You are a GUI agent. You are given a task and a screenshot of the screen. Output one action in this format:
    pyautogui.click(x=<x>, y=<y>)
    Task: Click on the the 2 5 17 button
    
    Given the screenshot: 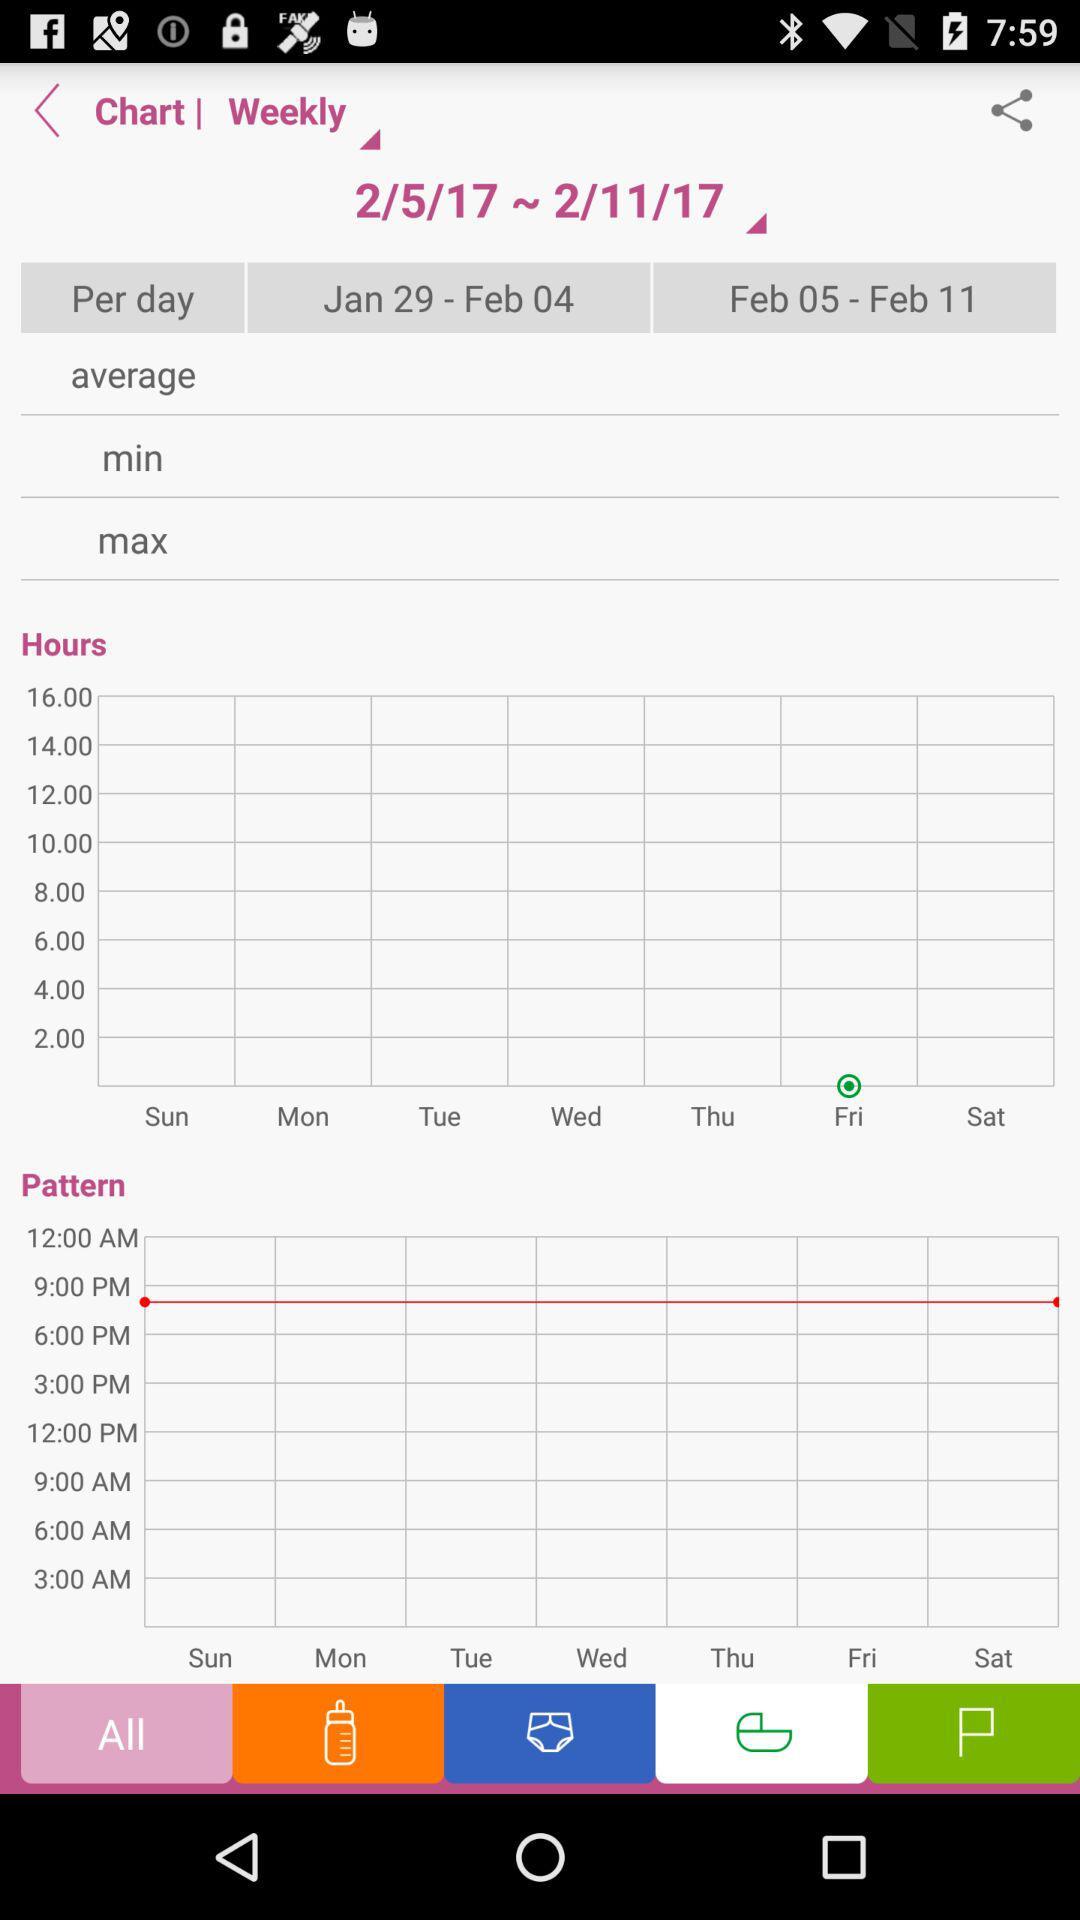 What is the action you would take?
    pyautogui.click(x=538, y=199)
    